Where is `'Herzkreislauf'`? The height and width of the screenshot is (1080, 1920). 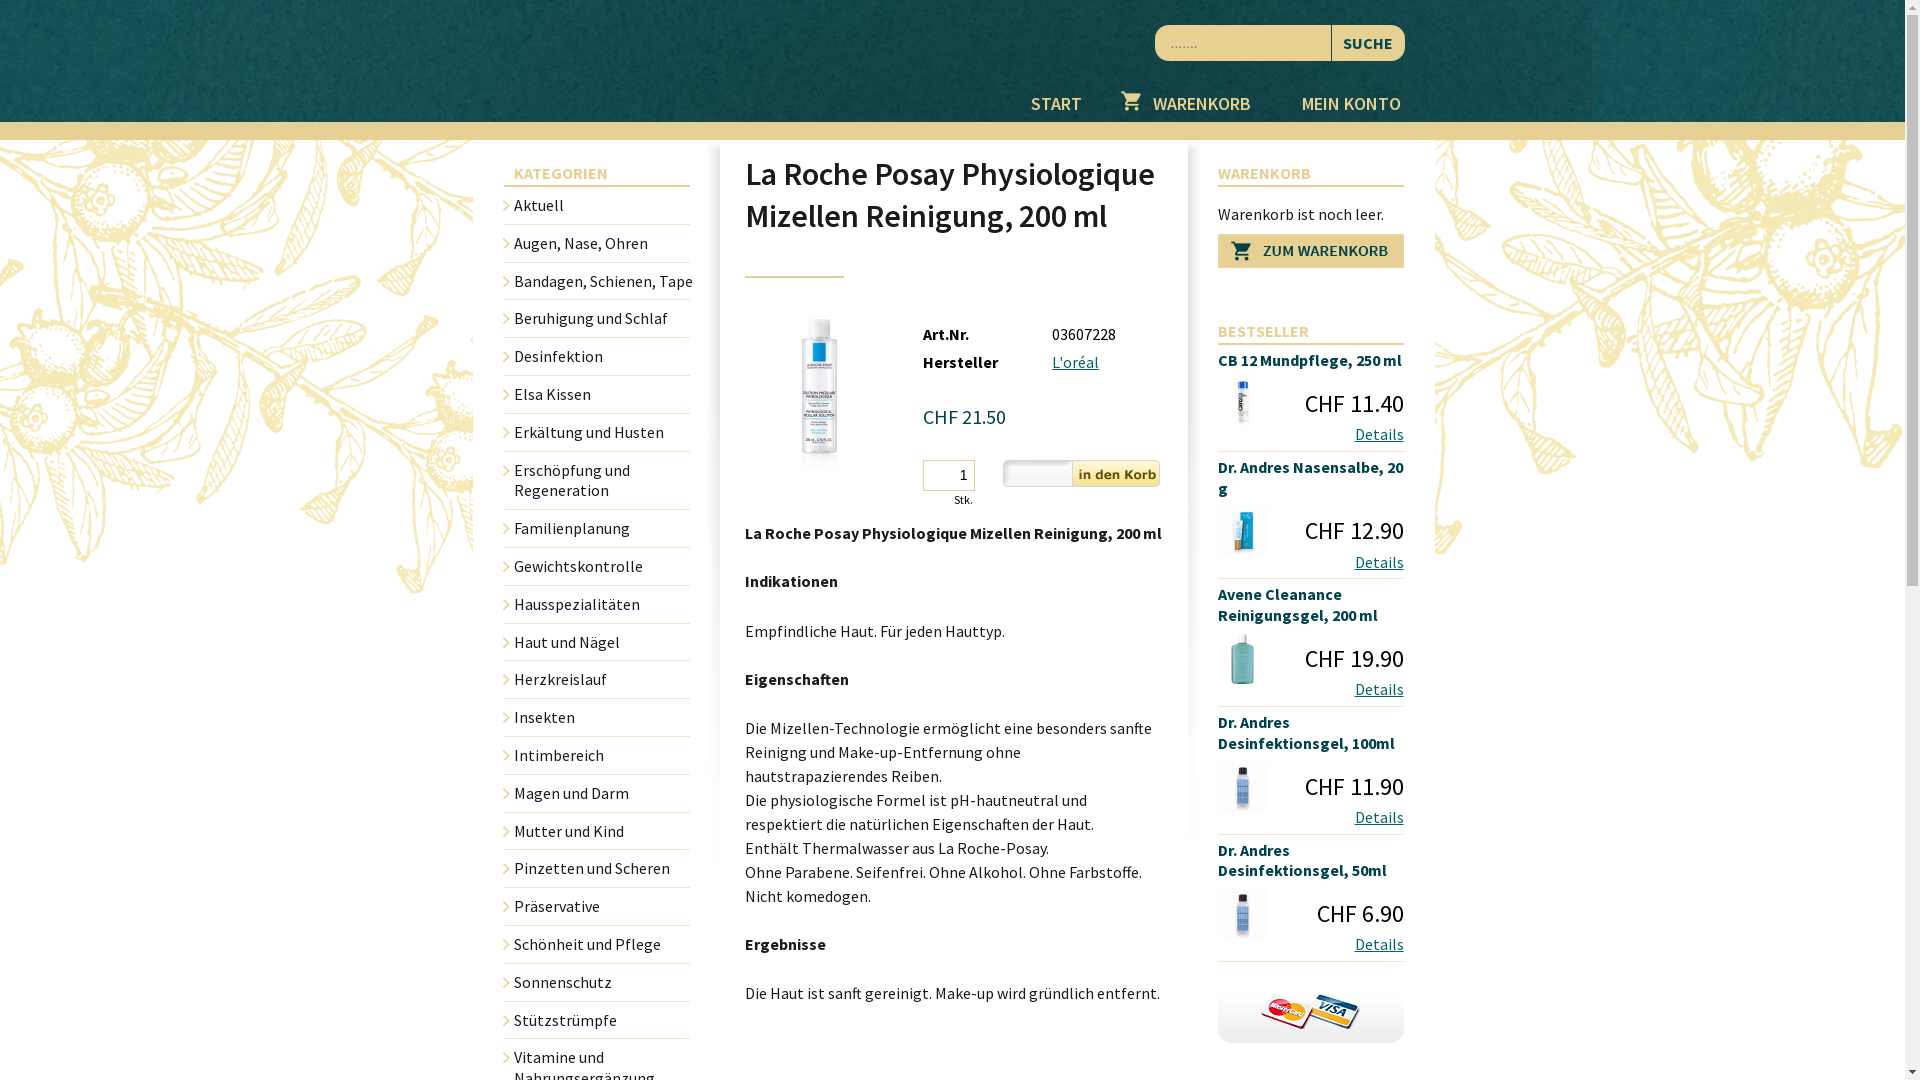 'Herzkreislauf' is located at coordinates (600, 678).